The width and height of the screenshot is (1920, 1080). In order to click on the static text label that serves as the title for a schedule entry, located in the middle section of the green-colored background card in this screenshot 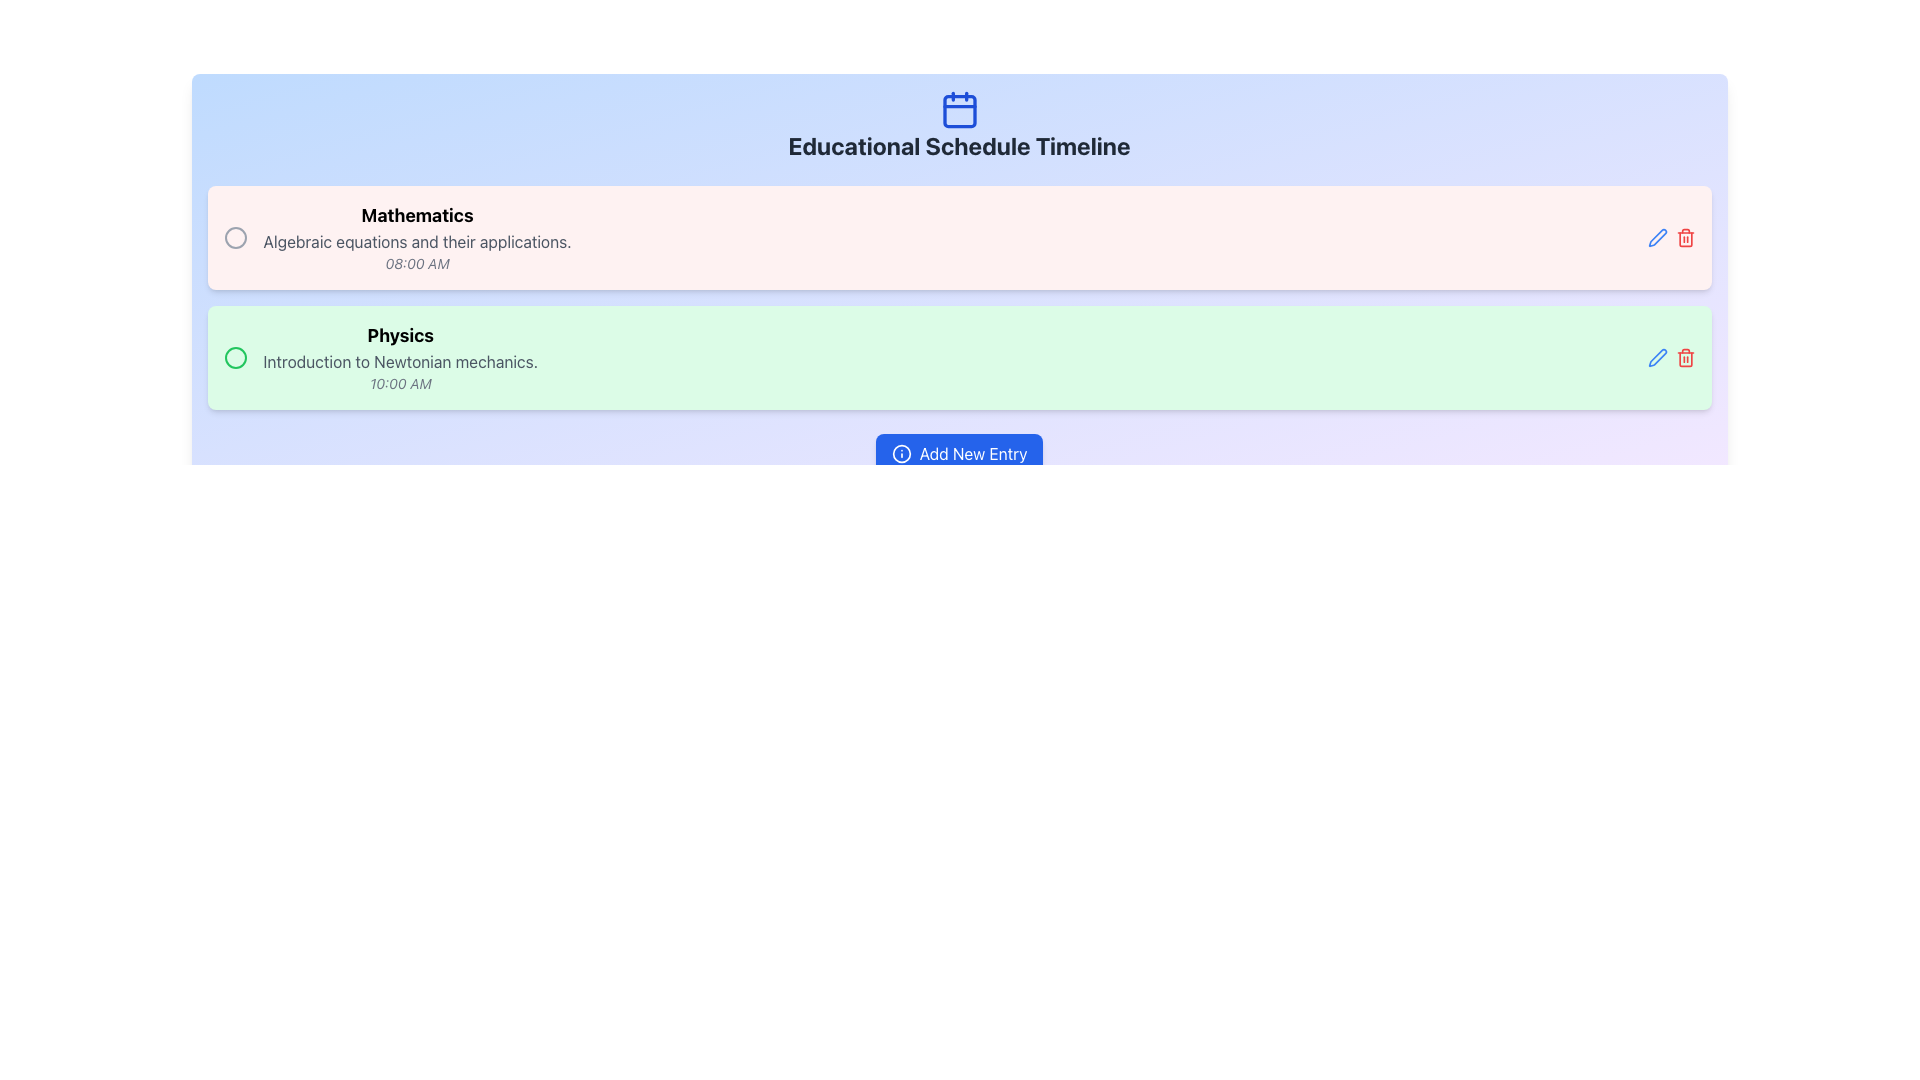, I will do `click(400, 334)`.